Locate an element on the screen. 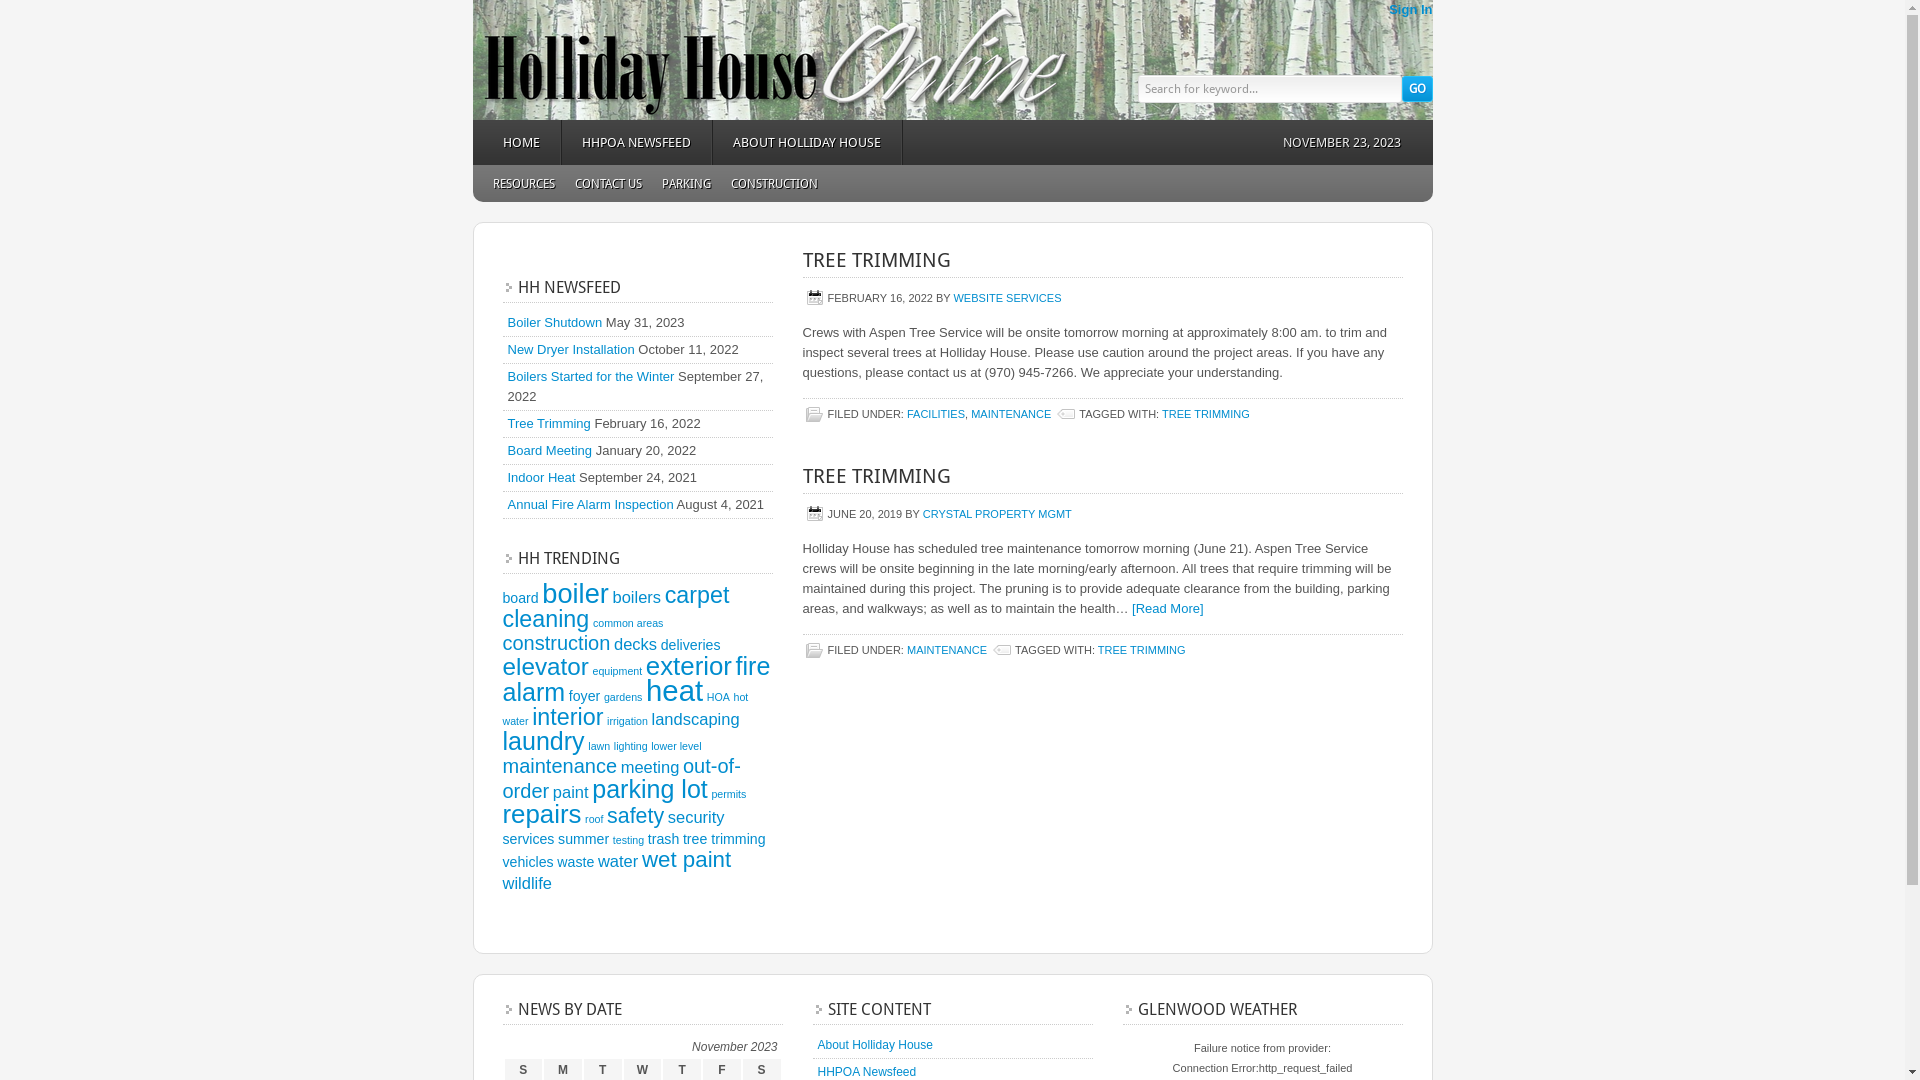  'water' is located at coordinates (617, 859).